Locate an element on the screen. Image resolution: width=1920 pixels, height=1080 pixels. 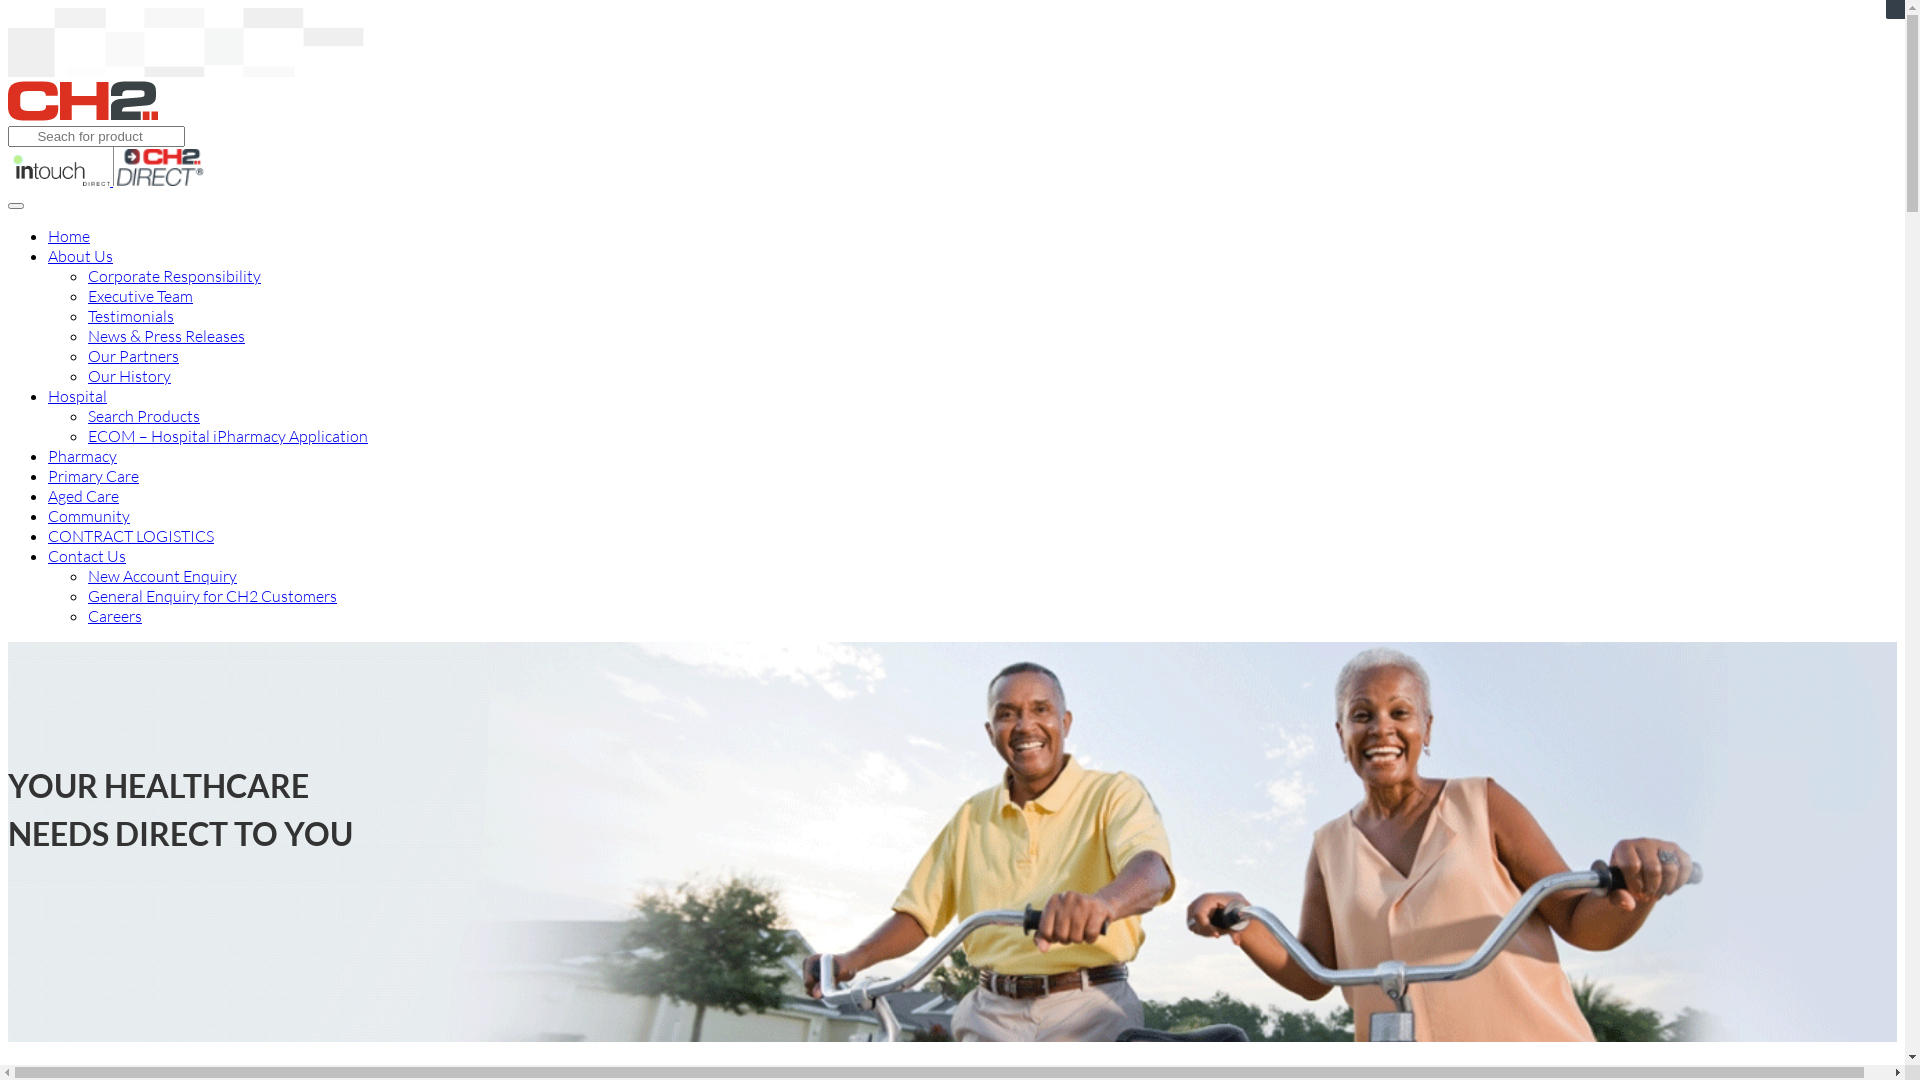
'News & Press Releases' is located at coordinates (166, 334).